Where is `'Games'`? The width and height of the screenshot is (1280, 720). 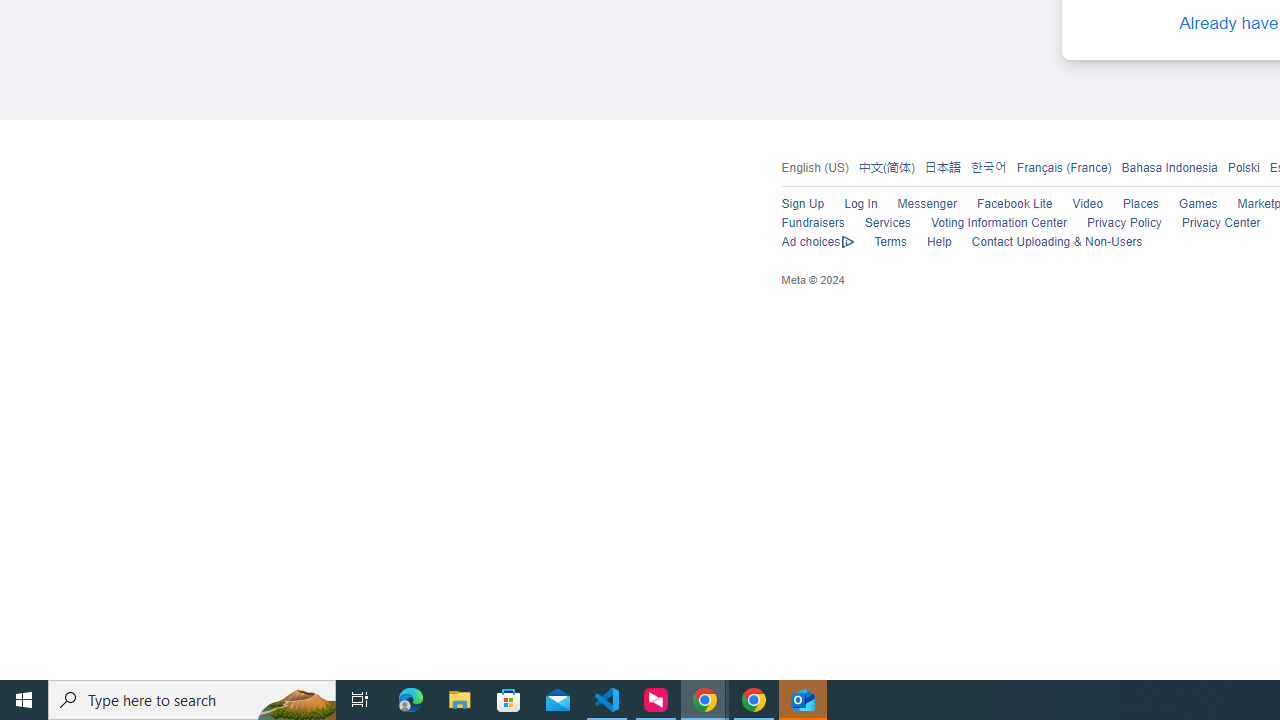
'Games' is located at coordinates (1198, 204).